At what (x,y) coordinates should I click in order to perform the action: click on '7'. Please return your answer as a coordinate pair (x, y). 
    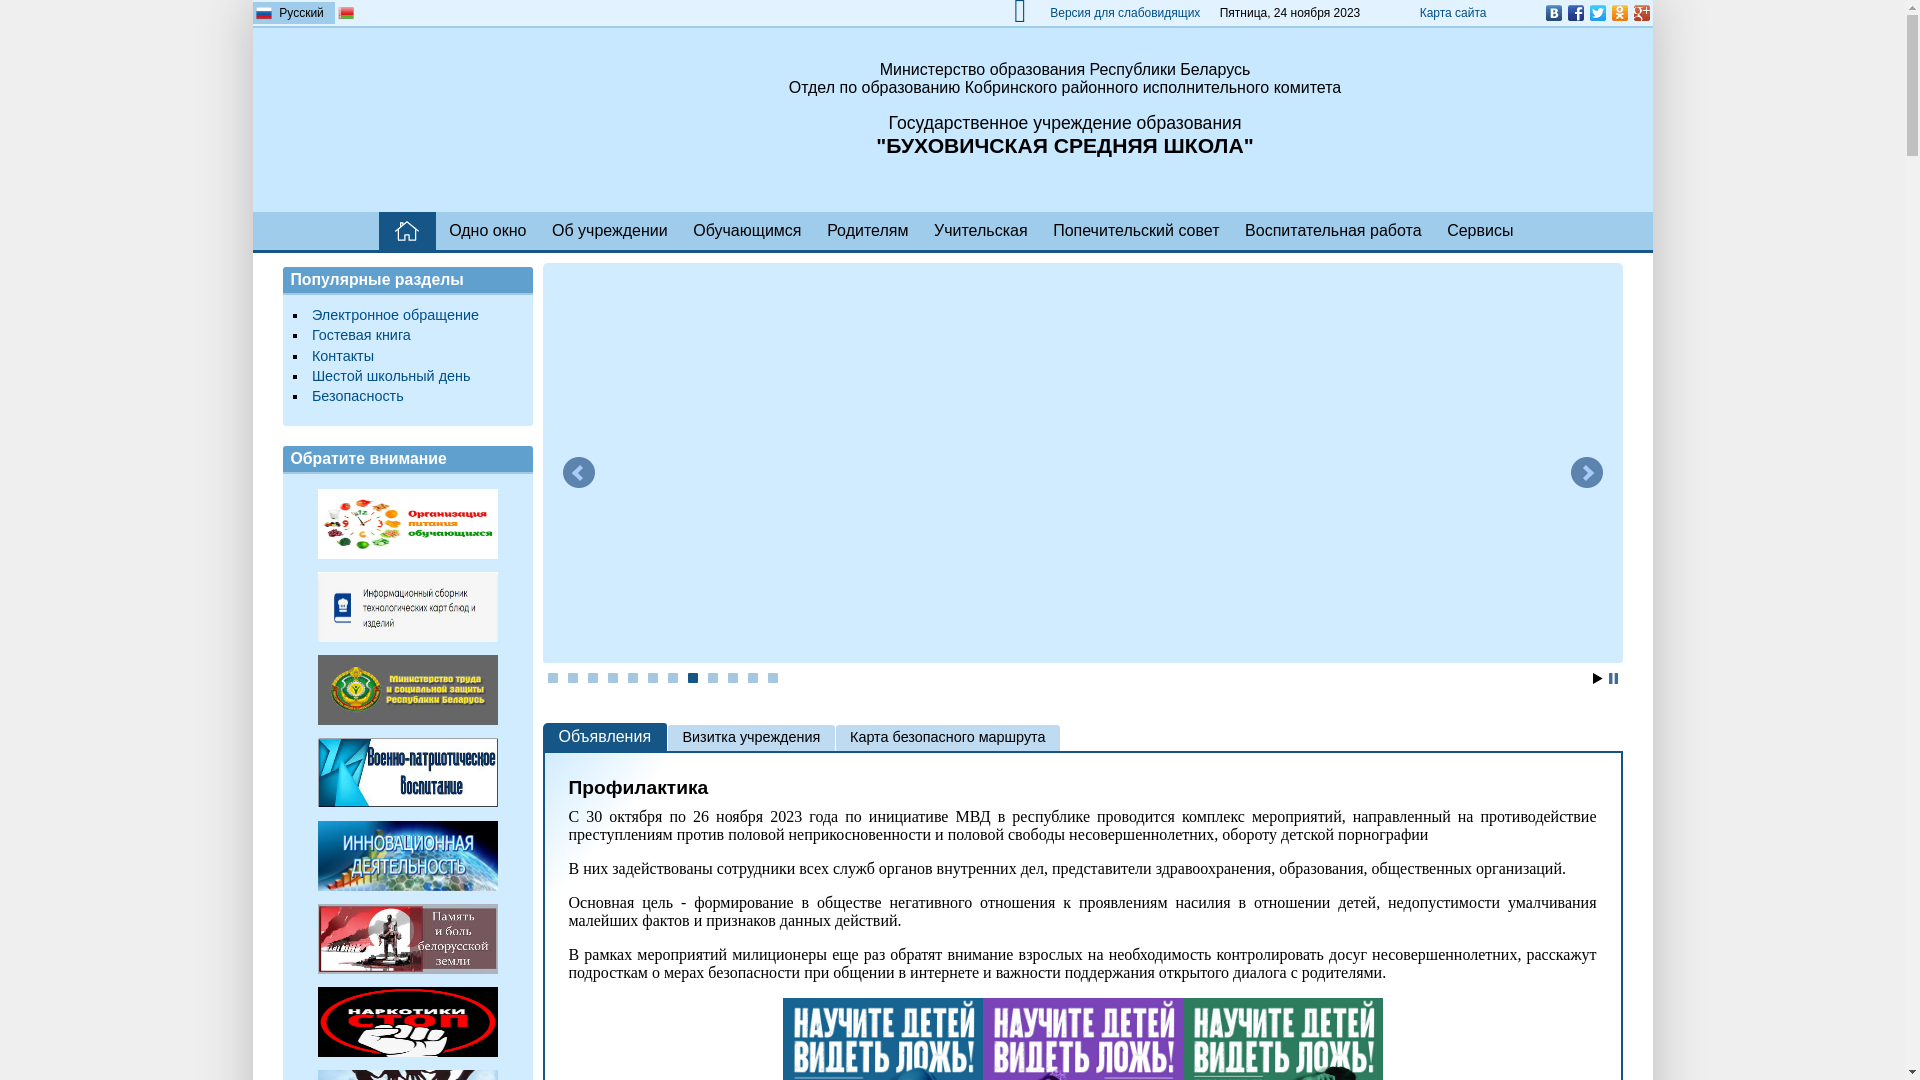
    Looking at the image, I should click on (672, 677).